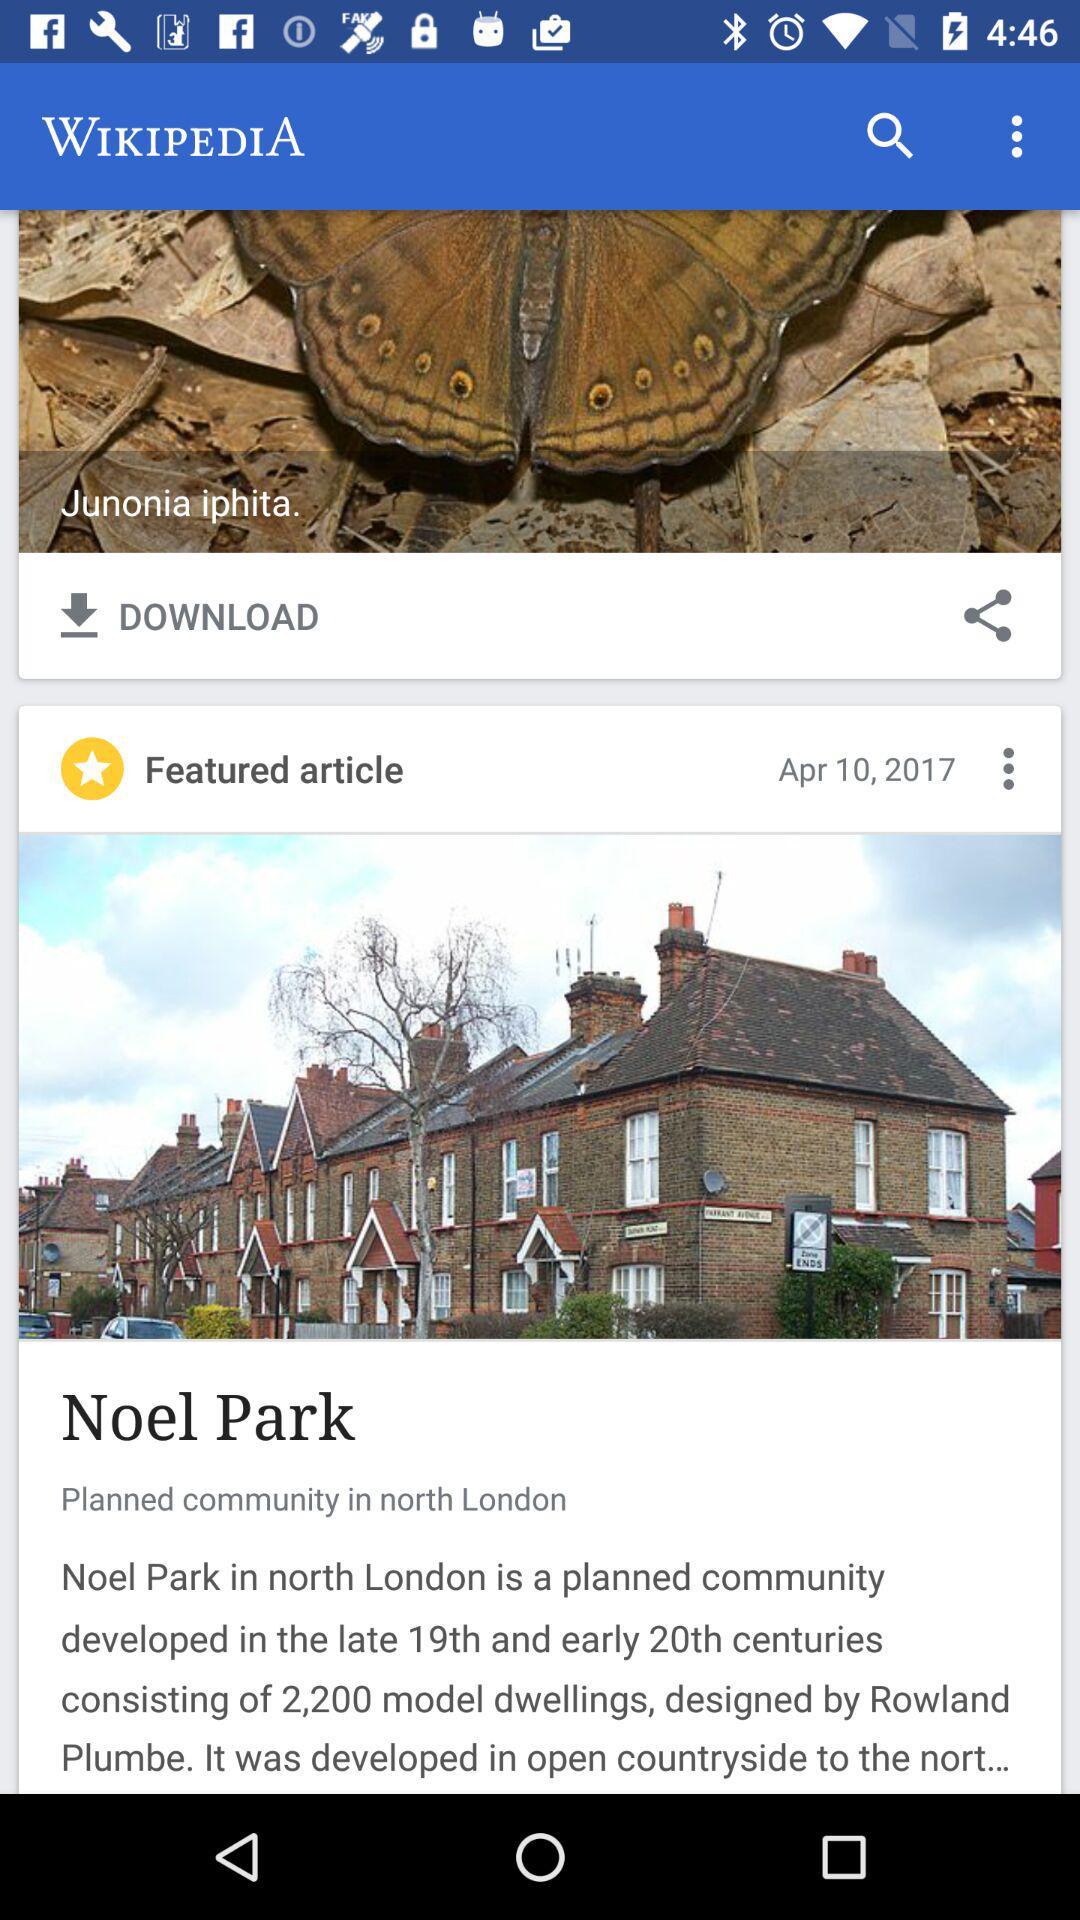 The image size is (1080, 1920). I want to click on the icon after the search icon, so click(1017, 136).